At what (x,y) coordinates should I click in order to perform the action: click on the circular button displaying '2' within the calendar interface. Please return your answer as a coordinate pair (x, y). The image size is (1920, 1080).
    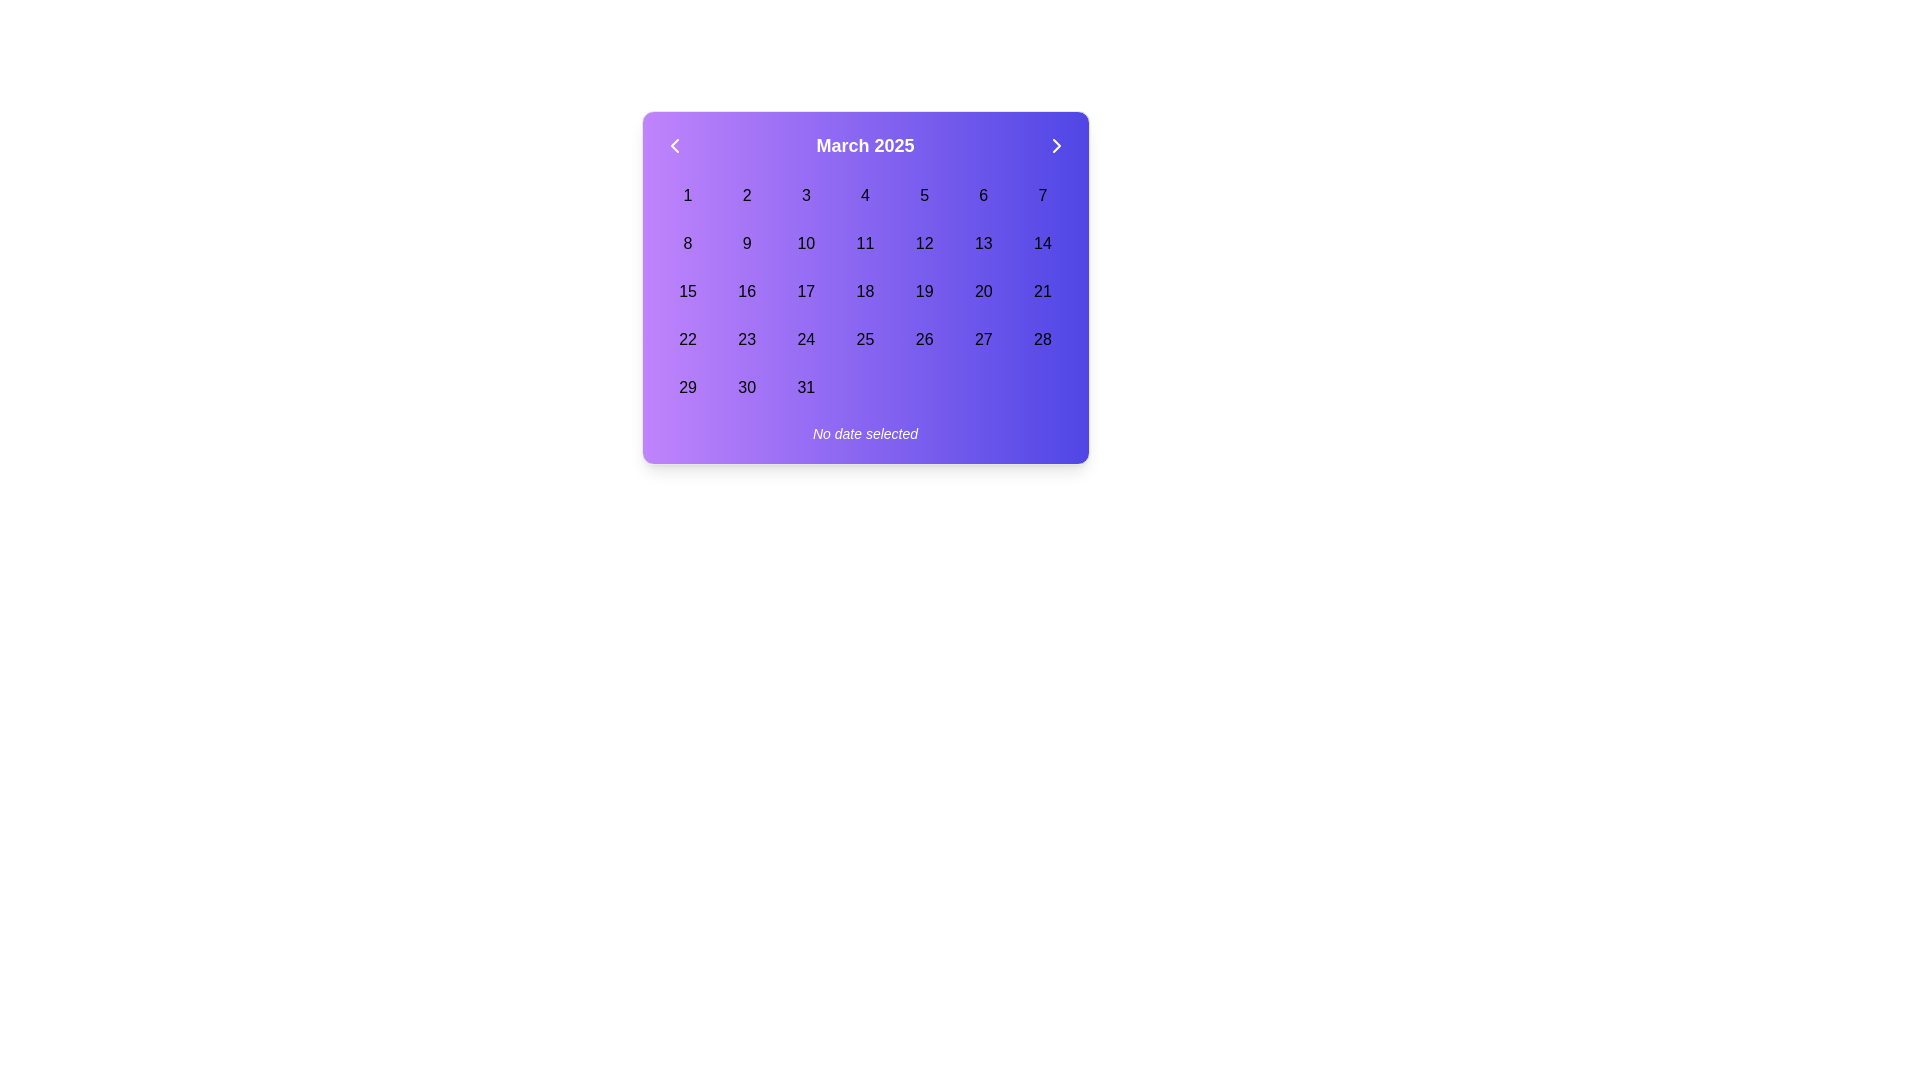
    Looking at the image, I should click on (746, 196).